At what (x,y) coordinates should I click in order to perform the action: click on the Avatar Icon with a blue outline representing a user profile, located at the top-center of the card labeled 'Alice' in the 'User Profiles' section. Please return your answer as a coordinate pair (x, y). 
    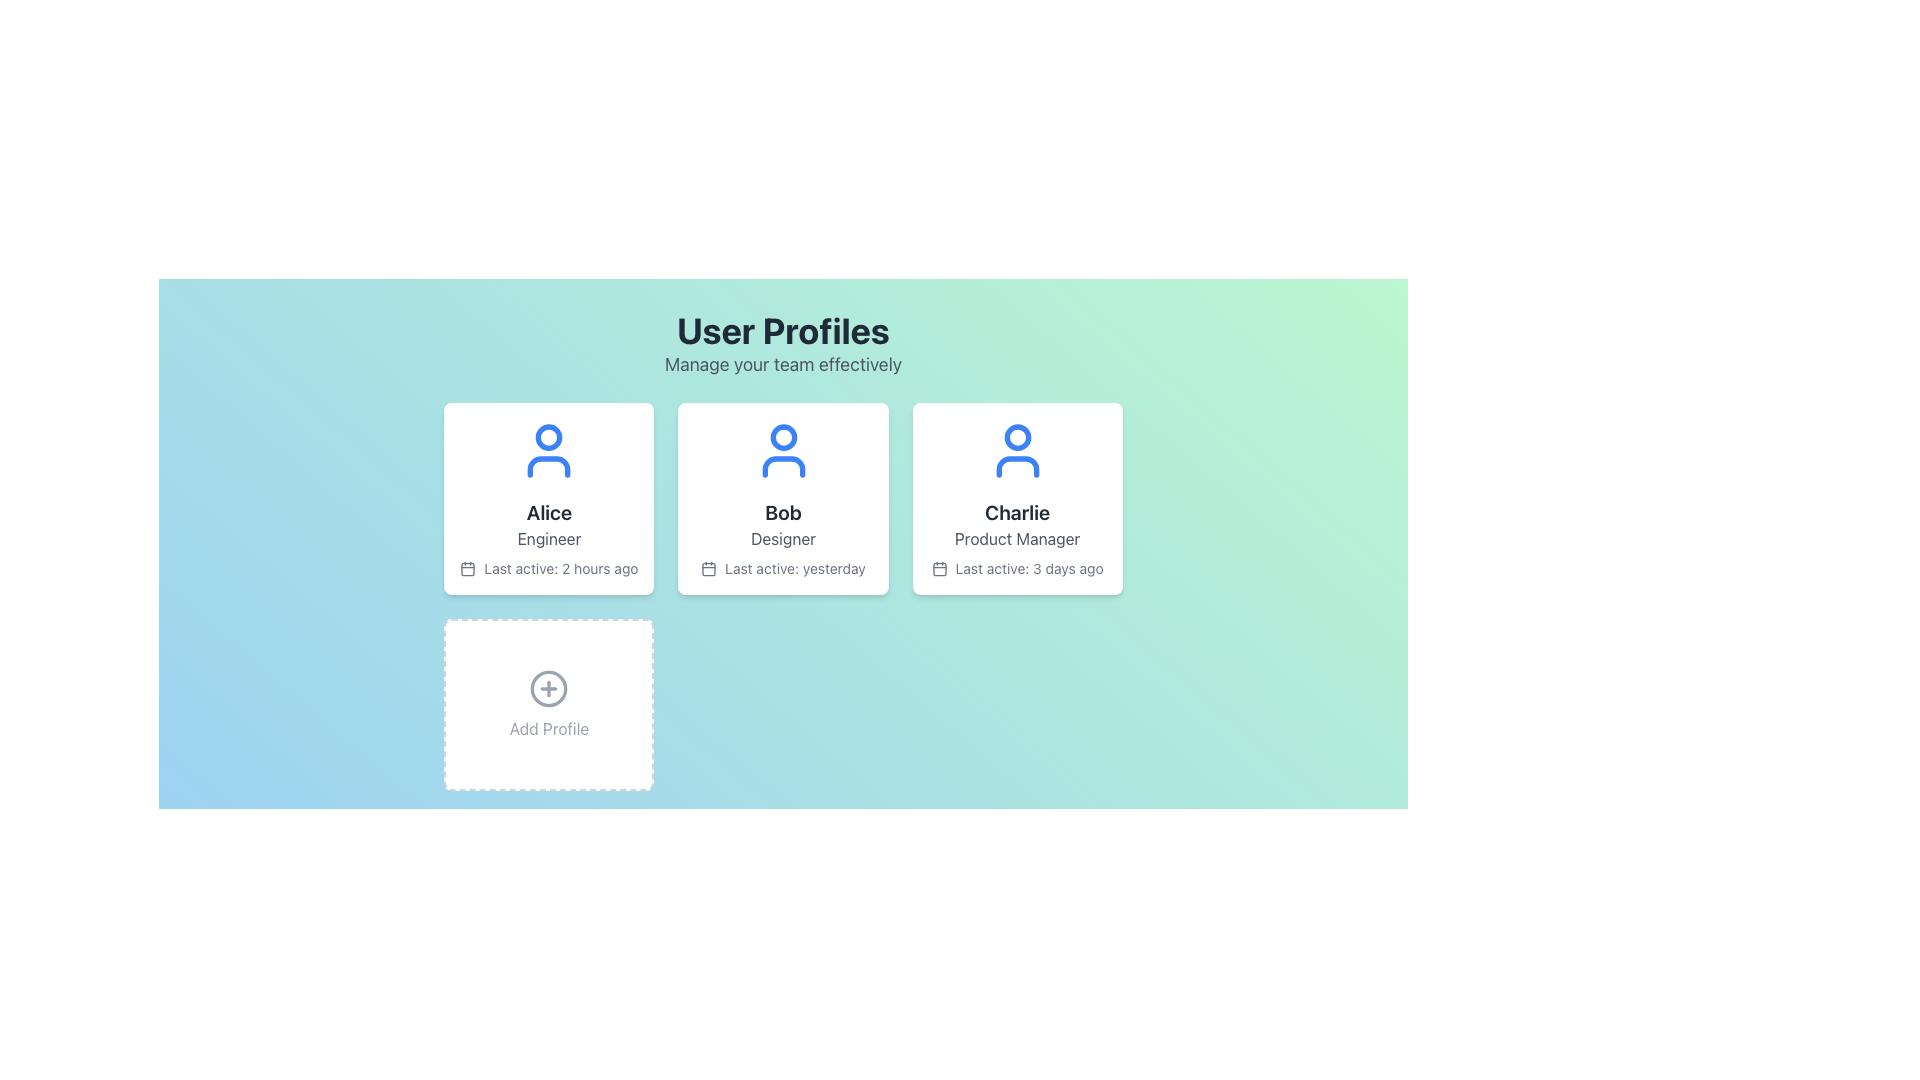
    Looking at the image, I should click on (549, 451).